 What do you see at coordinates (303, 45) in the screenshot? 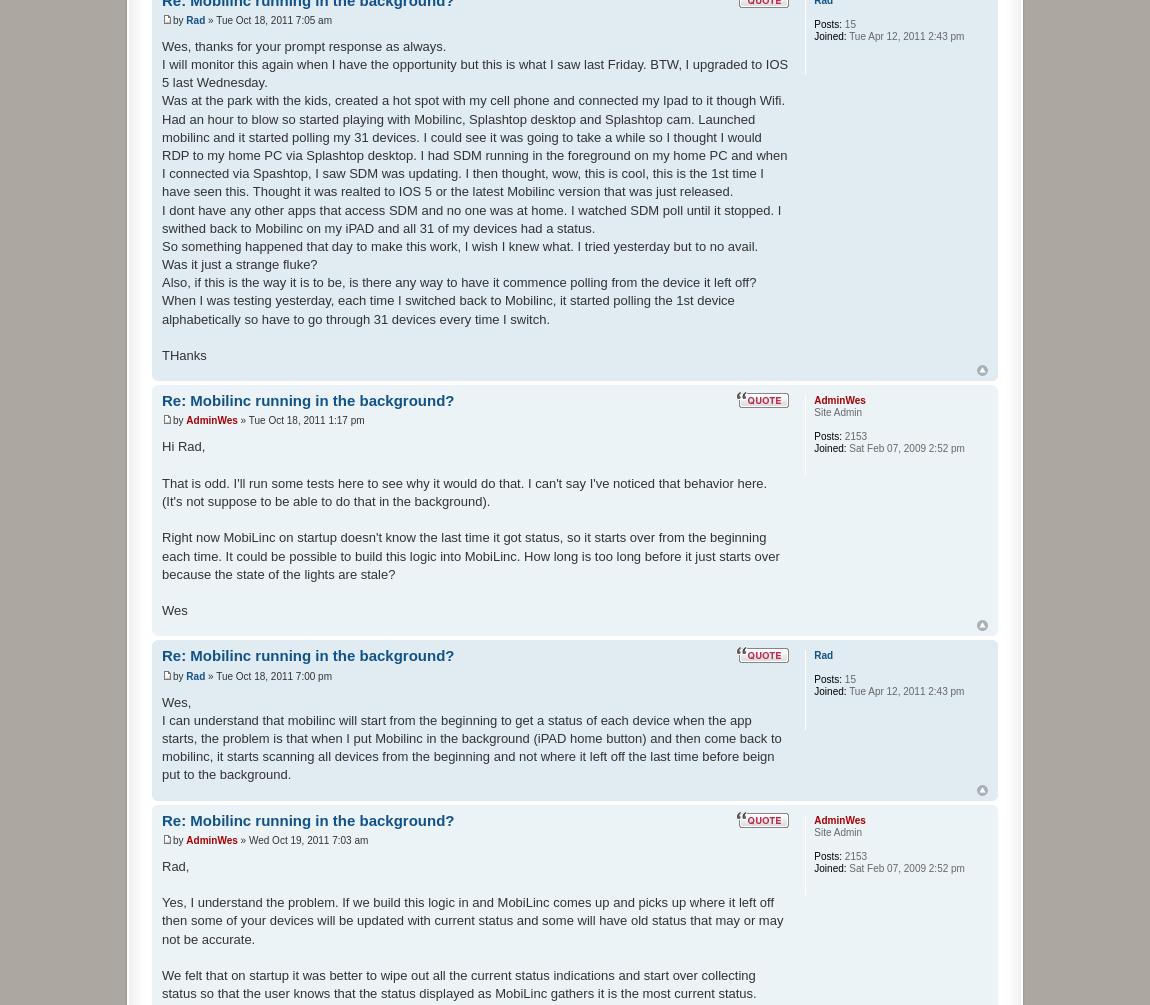
I see `'Wes, thanks for your prompt response as always.'` at bounding box center [303, 45].